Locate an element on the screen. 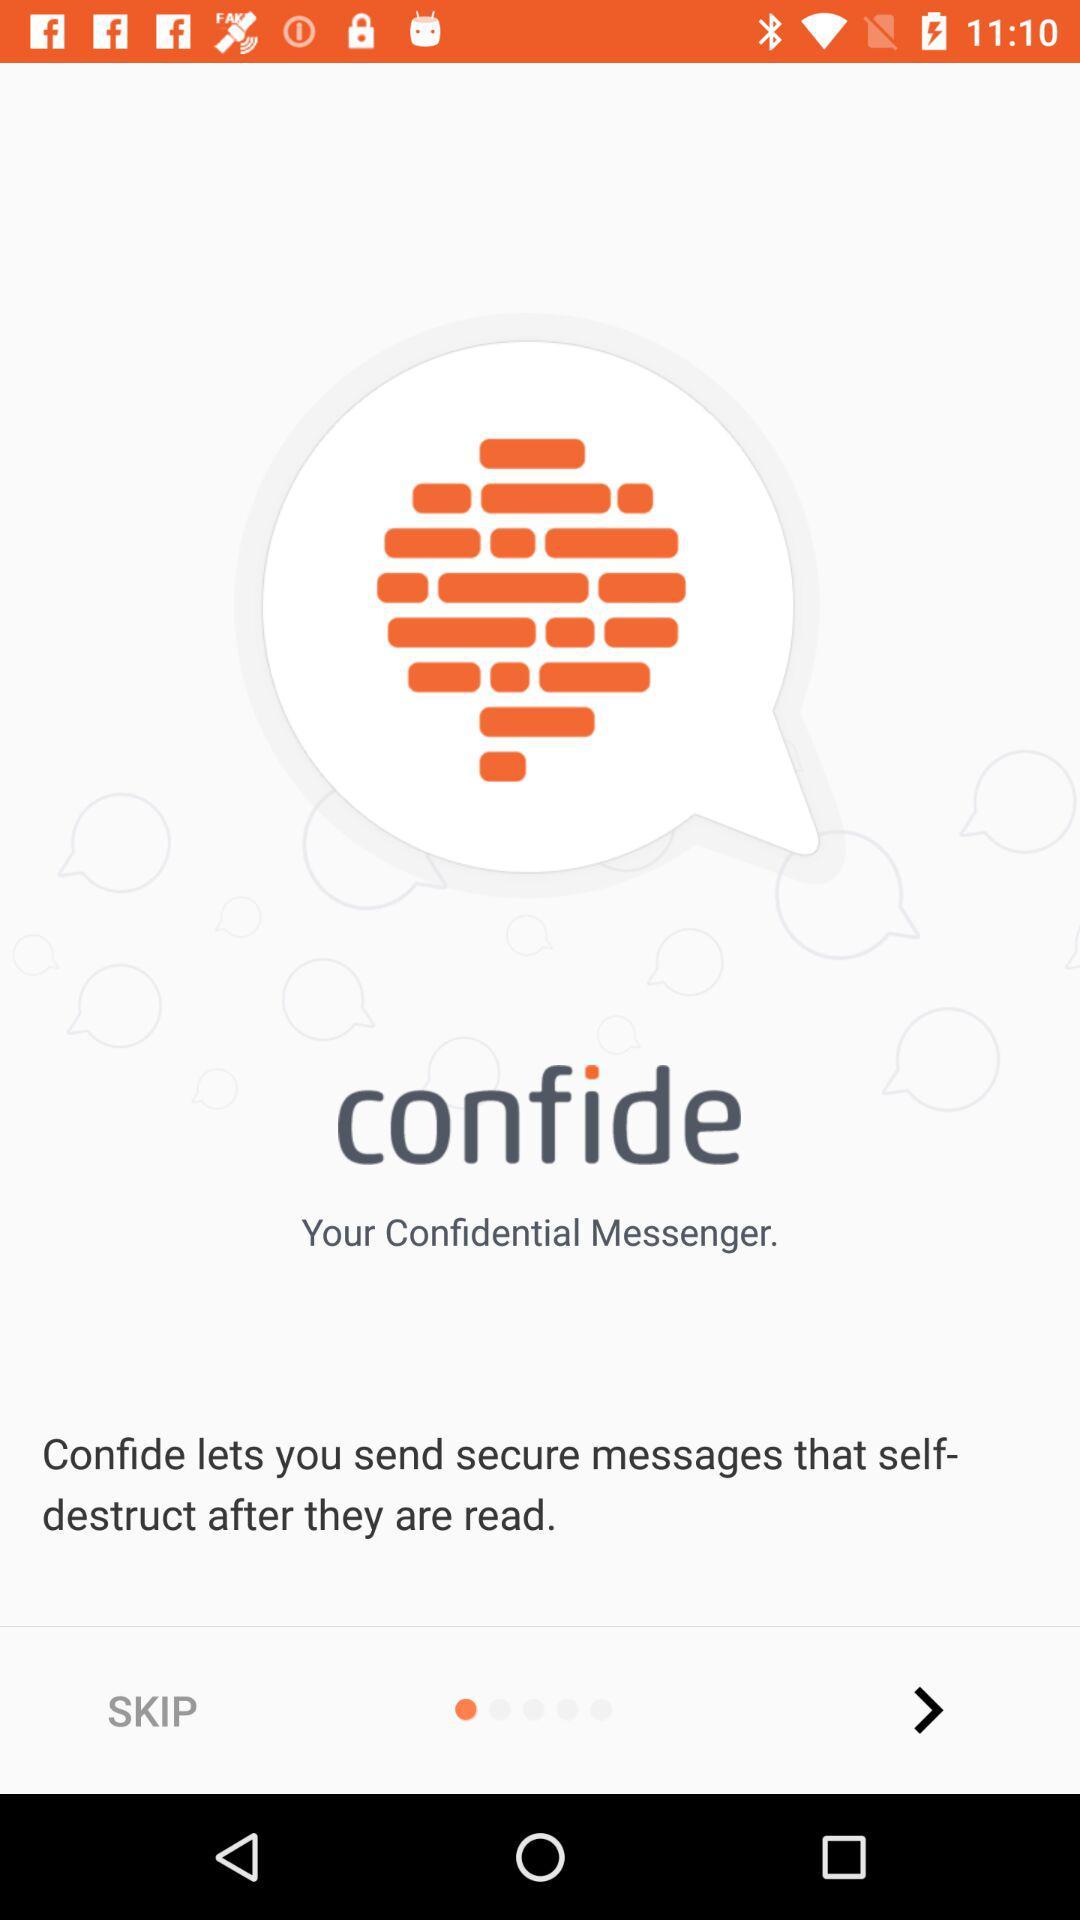 The image size is (1080, 1920). the arrow_forward icon is located at coordinates (927, 1709).